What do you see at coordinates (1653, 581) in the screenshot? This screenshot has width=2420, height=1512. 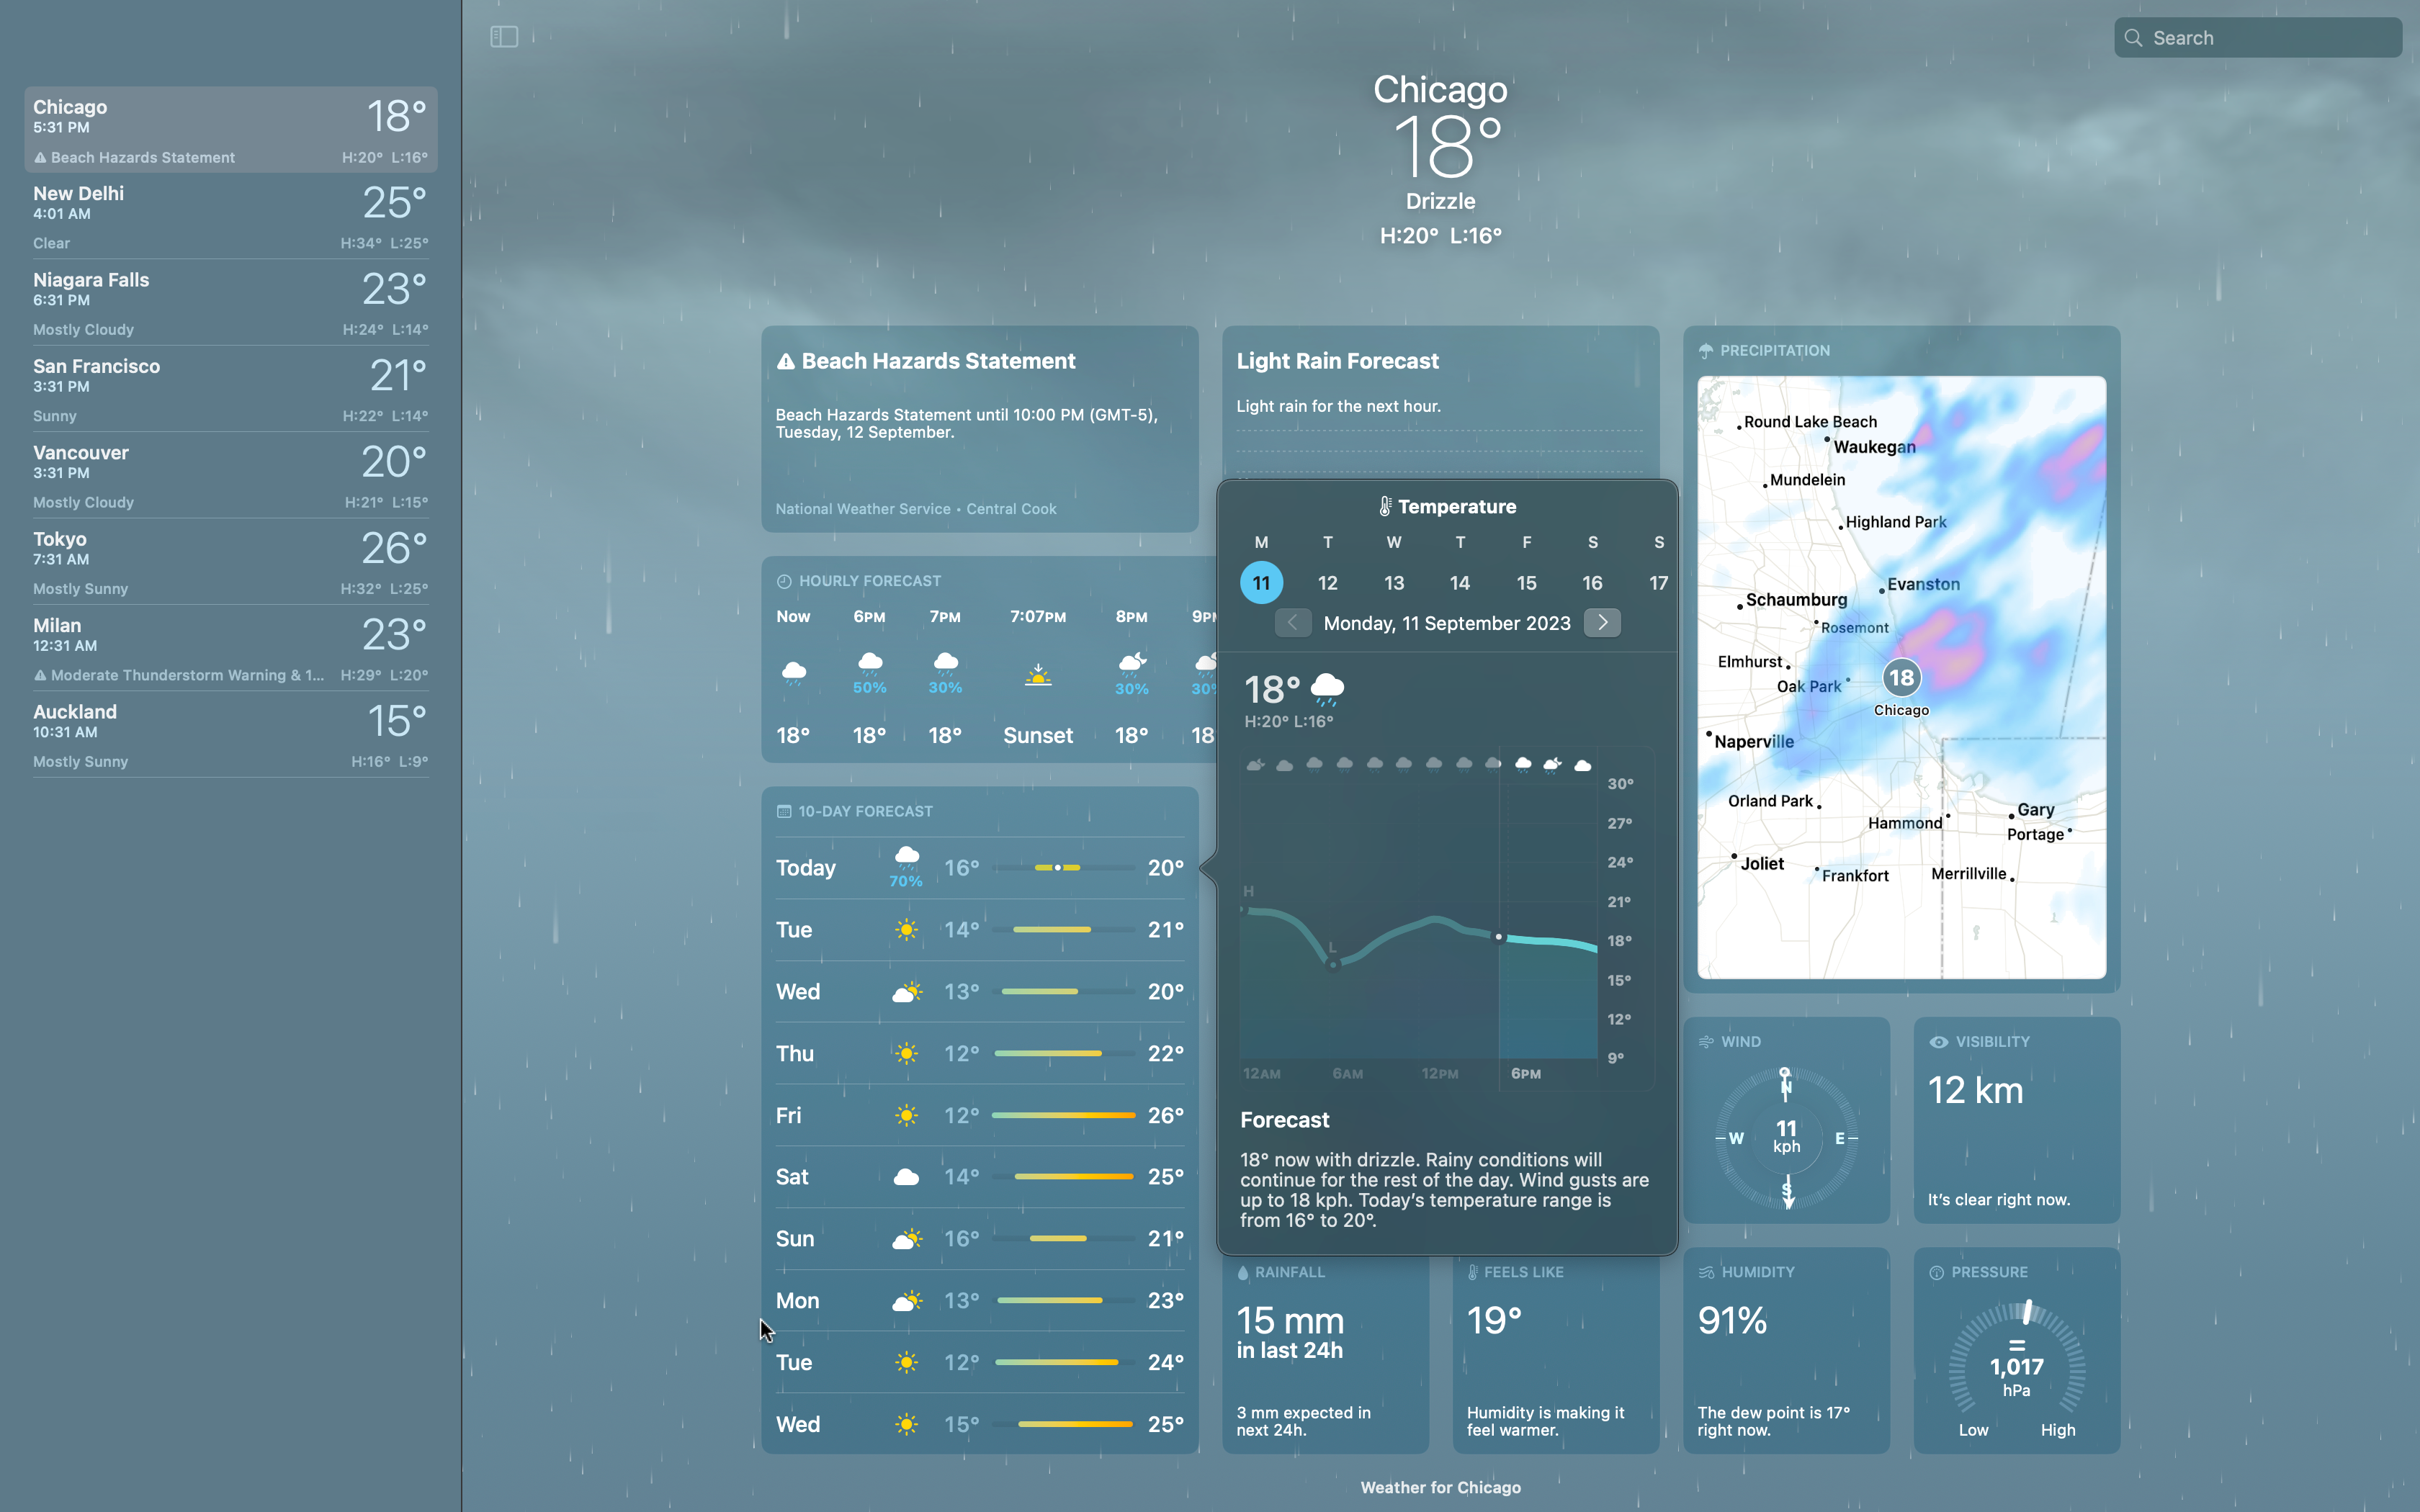 I see `View the weather of Chicagoon the 17th` at bounding box center [1653, 581].